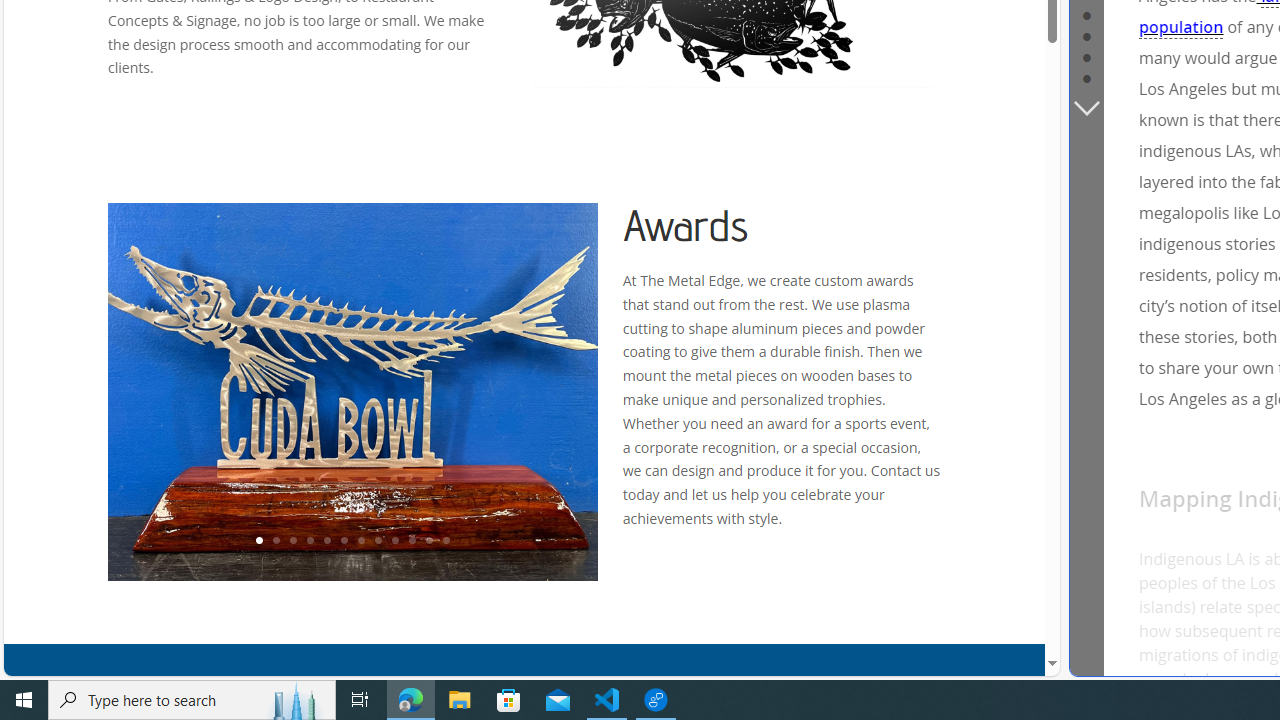 This screenshot has width=1280, height=720. I want to click on '2', so click(274, 541).